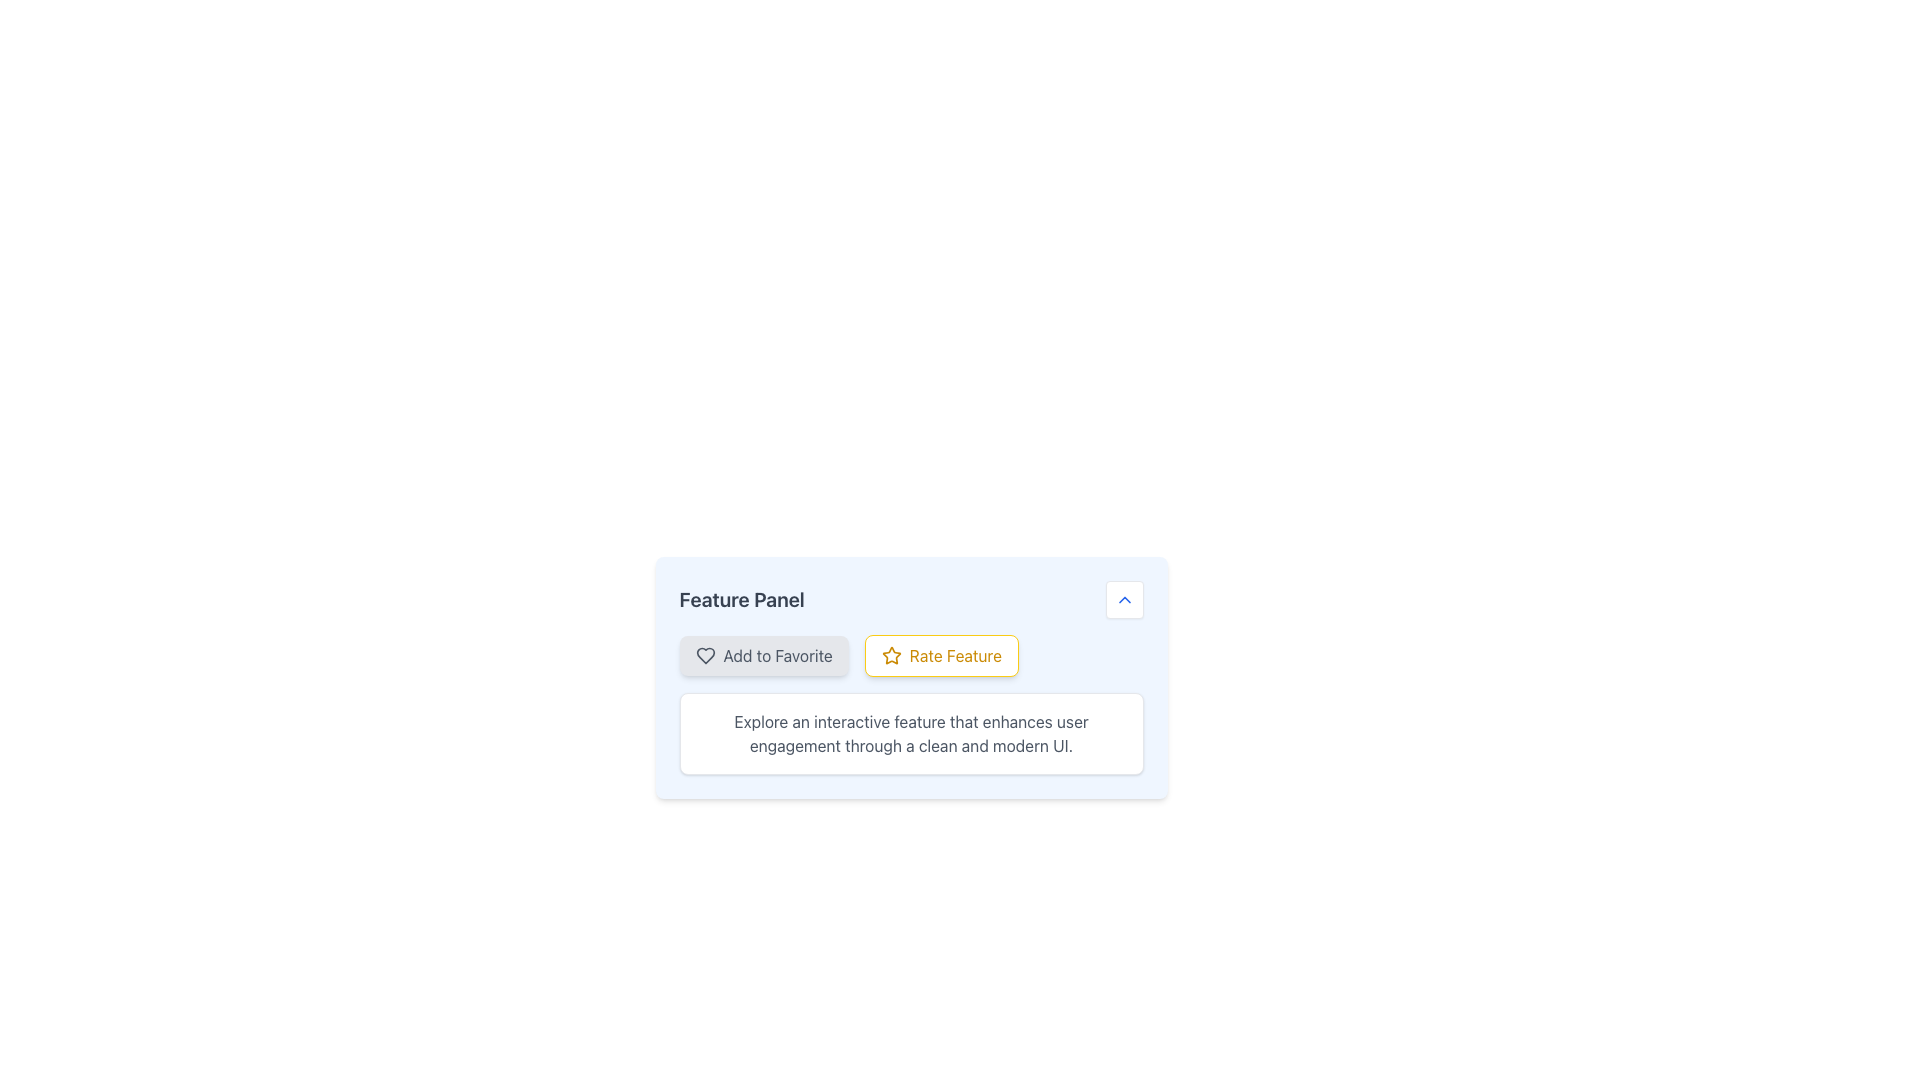  Describe the element at coordinates (910, 733) in the screenshot. I see `informative text displayed in the Informational Text Box located within the Feature Panel, positioned below the 'Add to Favorite' and 'Rate Feature' buttons` at that location.